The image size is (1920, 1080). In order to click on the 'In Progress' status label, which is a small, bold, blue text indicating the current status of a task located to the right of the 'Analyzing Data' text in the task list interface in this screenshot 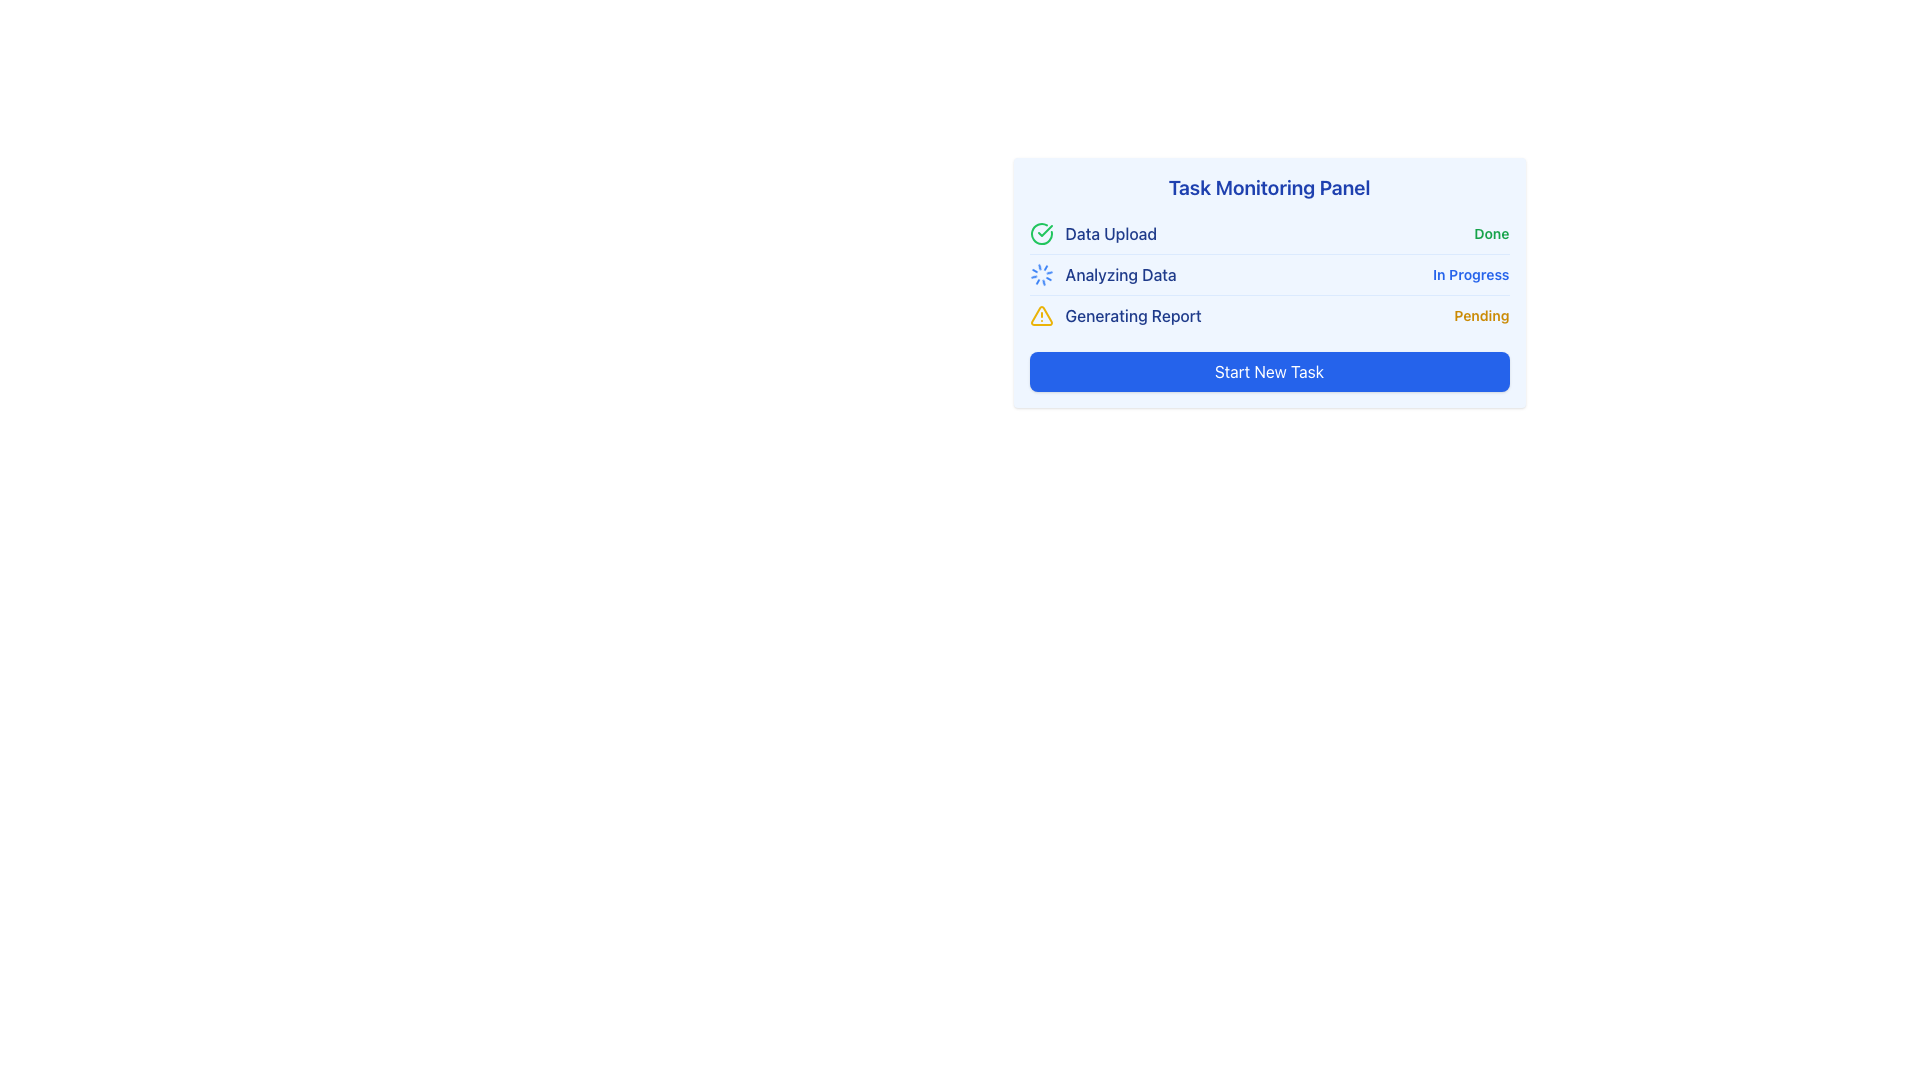, I will do `click(1471, 274)`.